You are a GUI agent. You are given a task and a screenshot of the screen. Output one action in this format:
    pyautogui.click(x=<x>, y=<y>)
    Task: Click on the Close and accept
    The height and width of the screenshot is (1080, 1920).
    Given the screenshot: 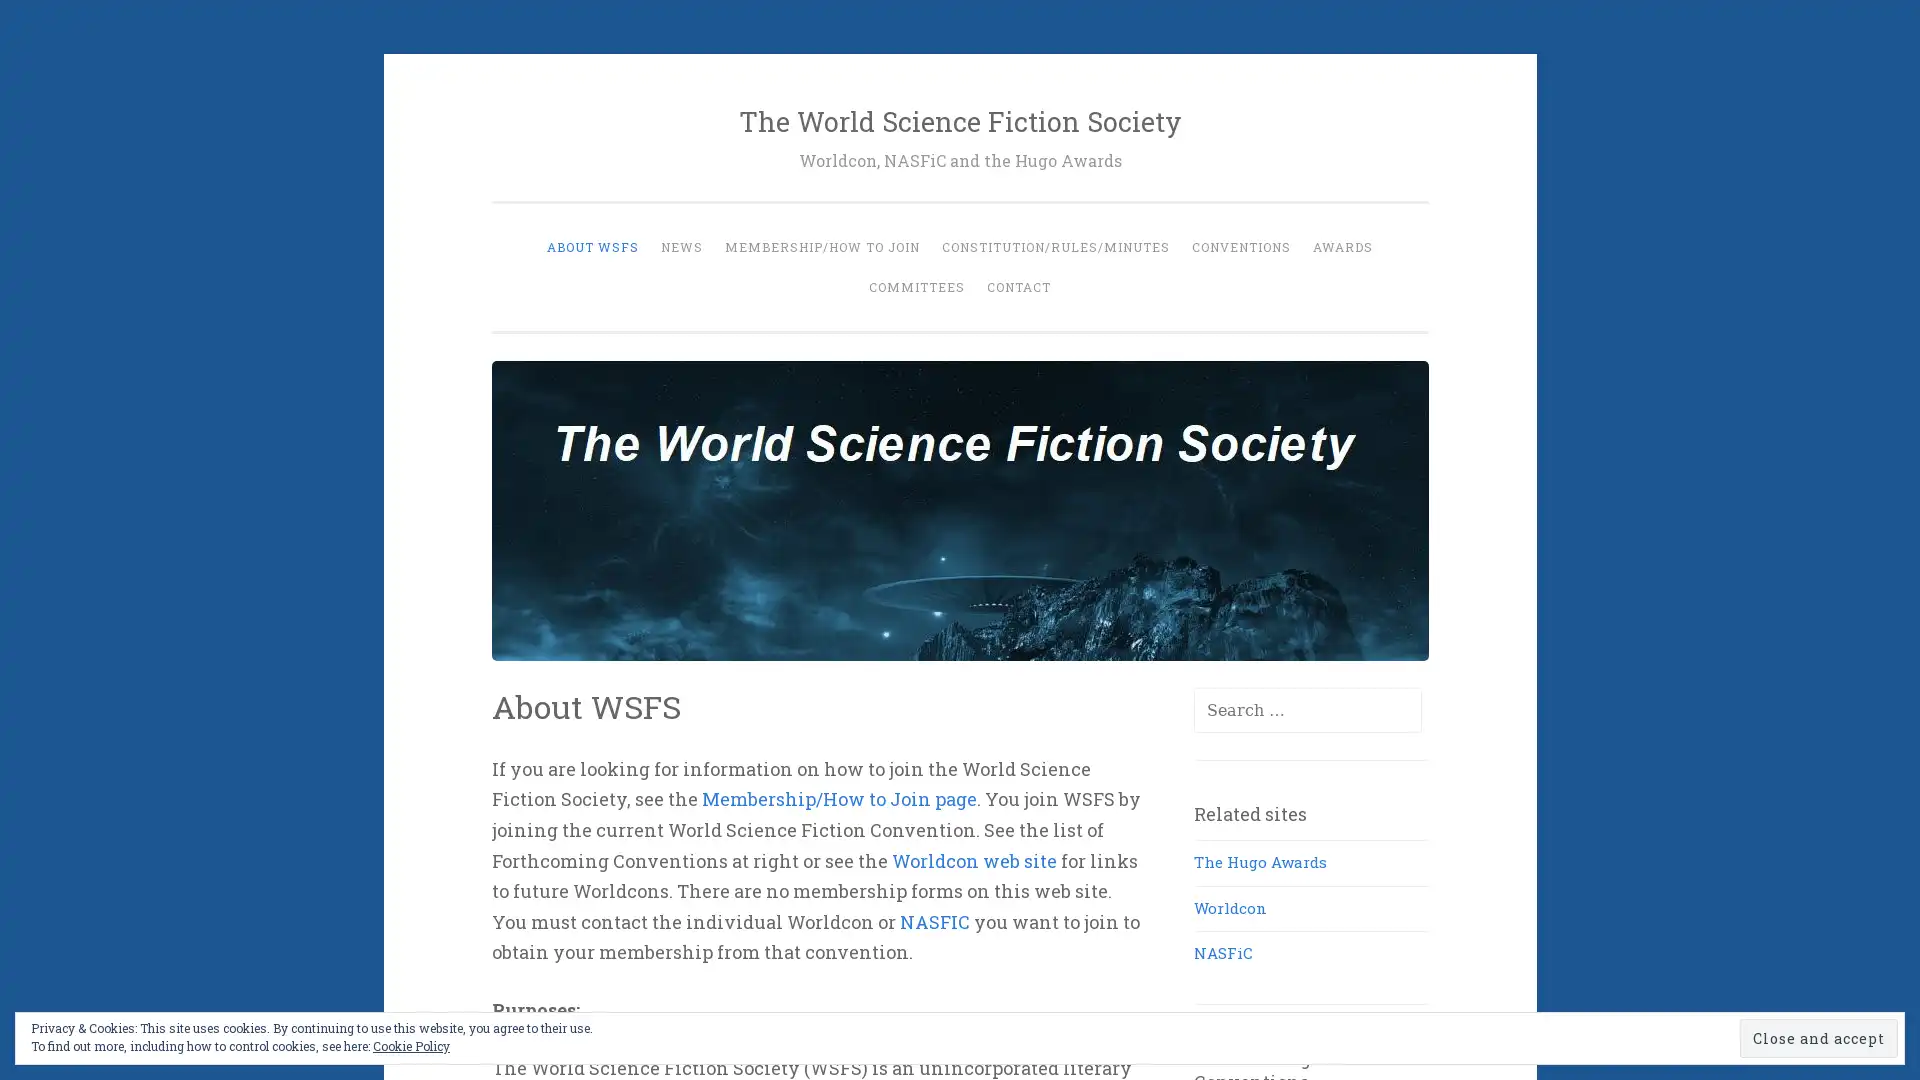 What is the action you would take?
    pyautogui.click(x=1819, y=1037)
    